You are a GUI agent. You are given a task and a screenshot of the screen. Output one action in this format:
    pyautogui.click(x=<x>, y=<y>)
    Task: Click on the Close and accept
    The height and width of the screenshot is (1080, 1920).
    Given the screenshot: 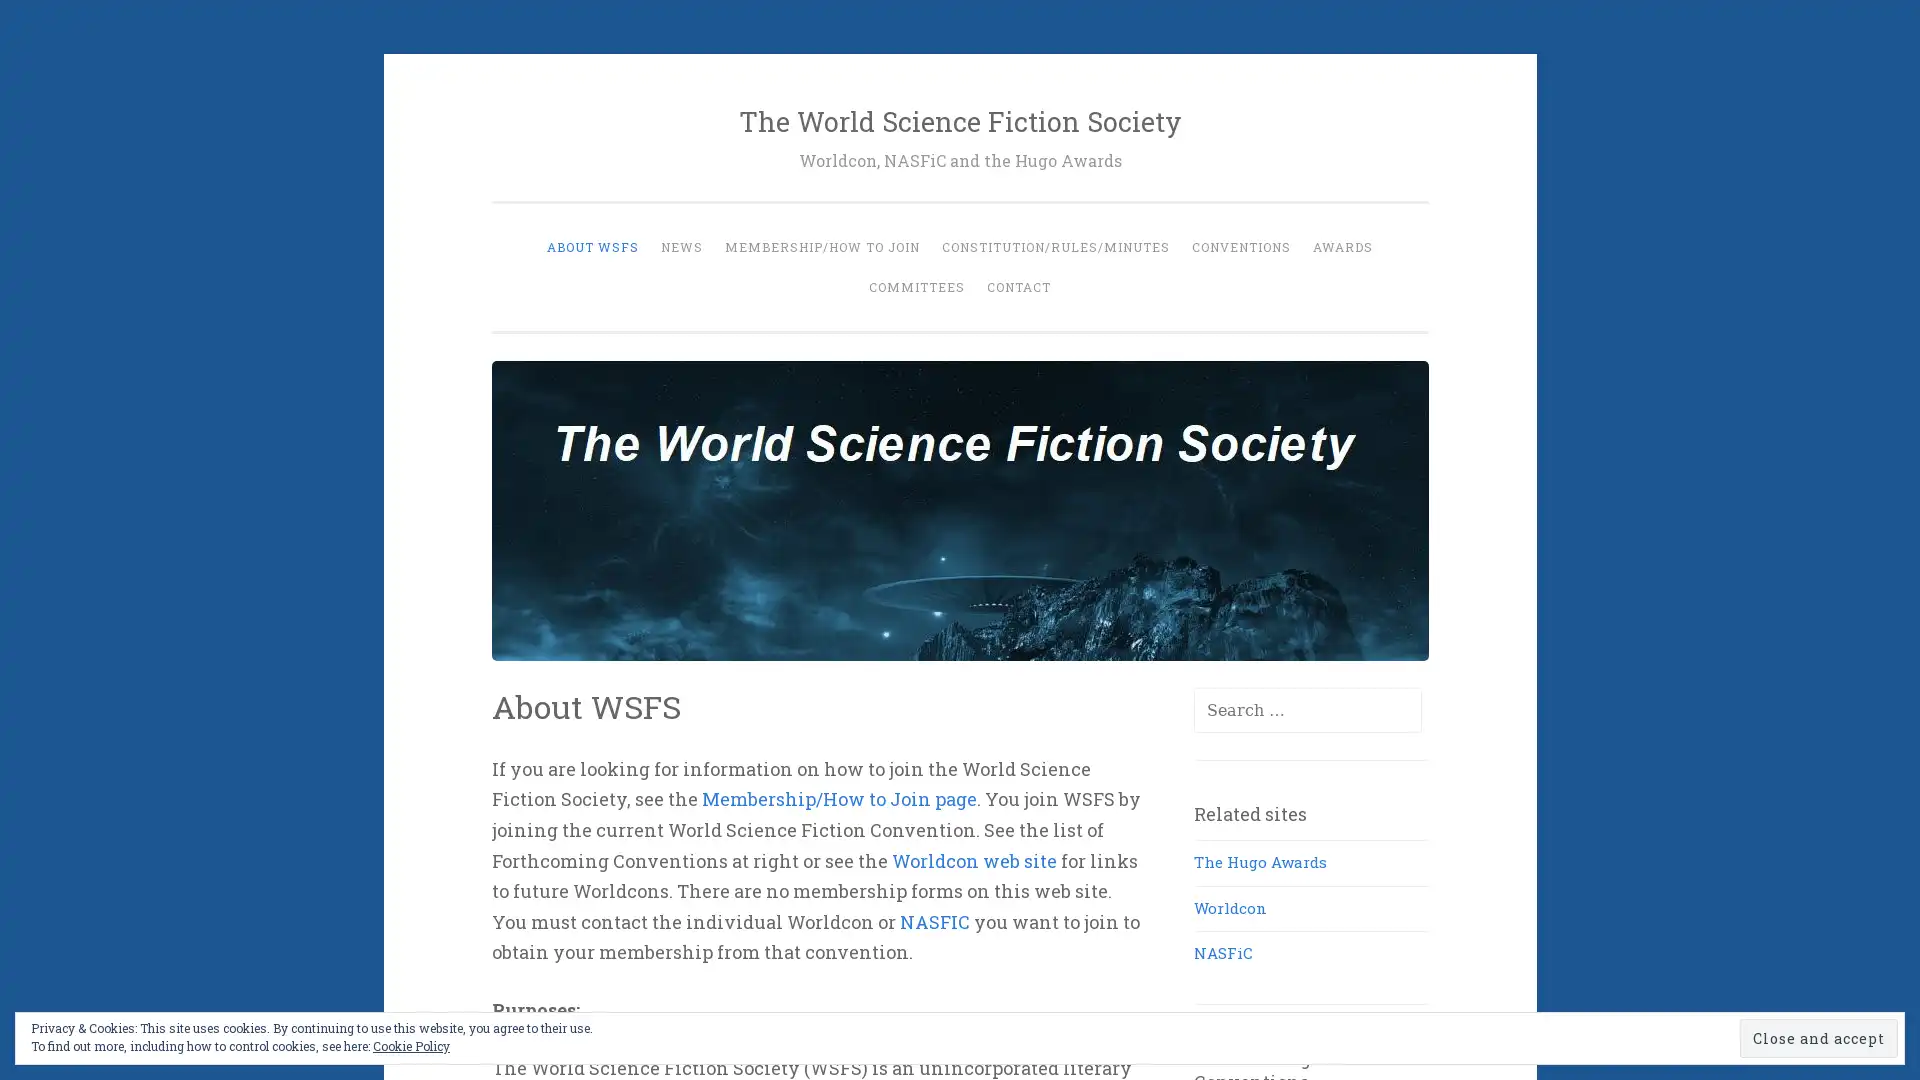 What is the action you would take?
    pyautogui.click(x=1819, y=1037)
    